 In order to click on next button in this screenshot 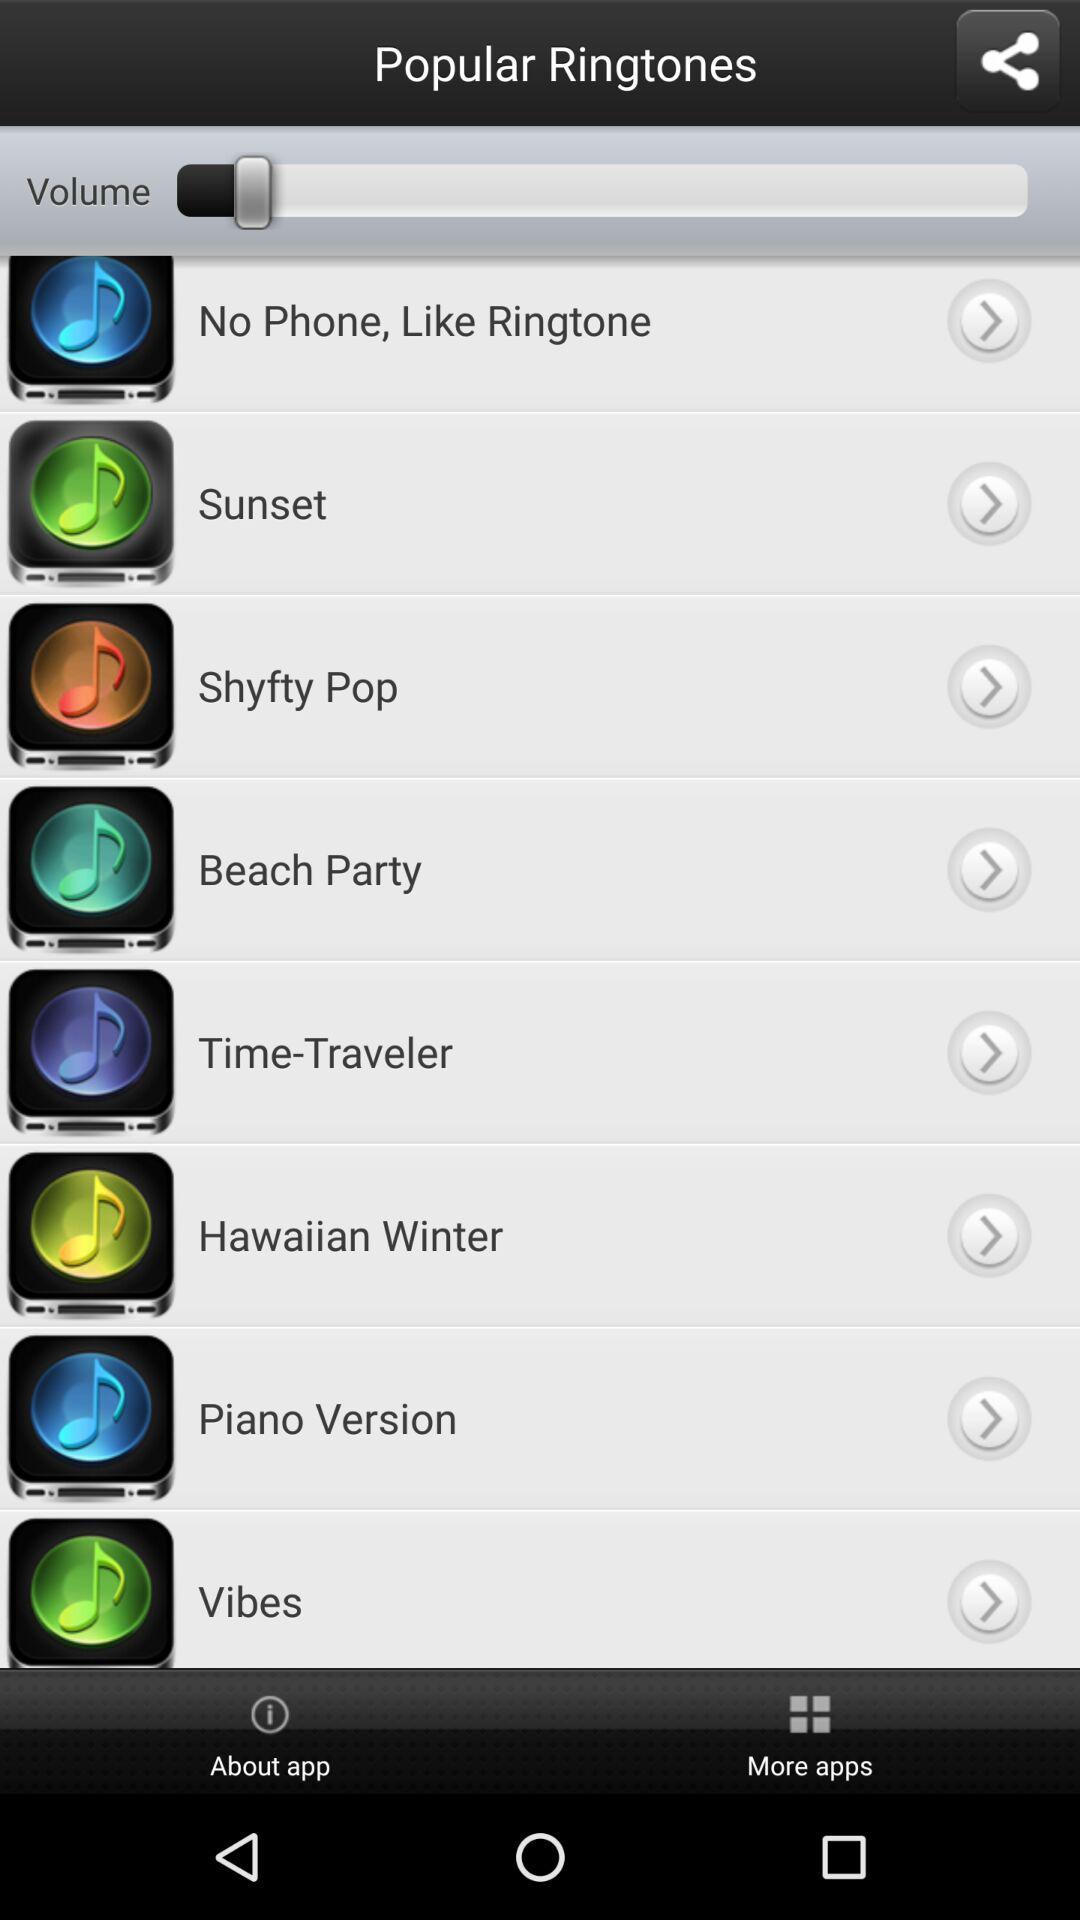, I will do `click(987, 1416)`.